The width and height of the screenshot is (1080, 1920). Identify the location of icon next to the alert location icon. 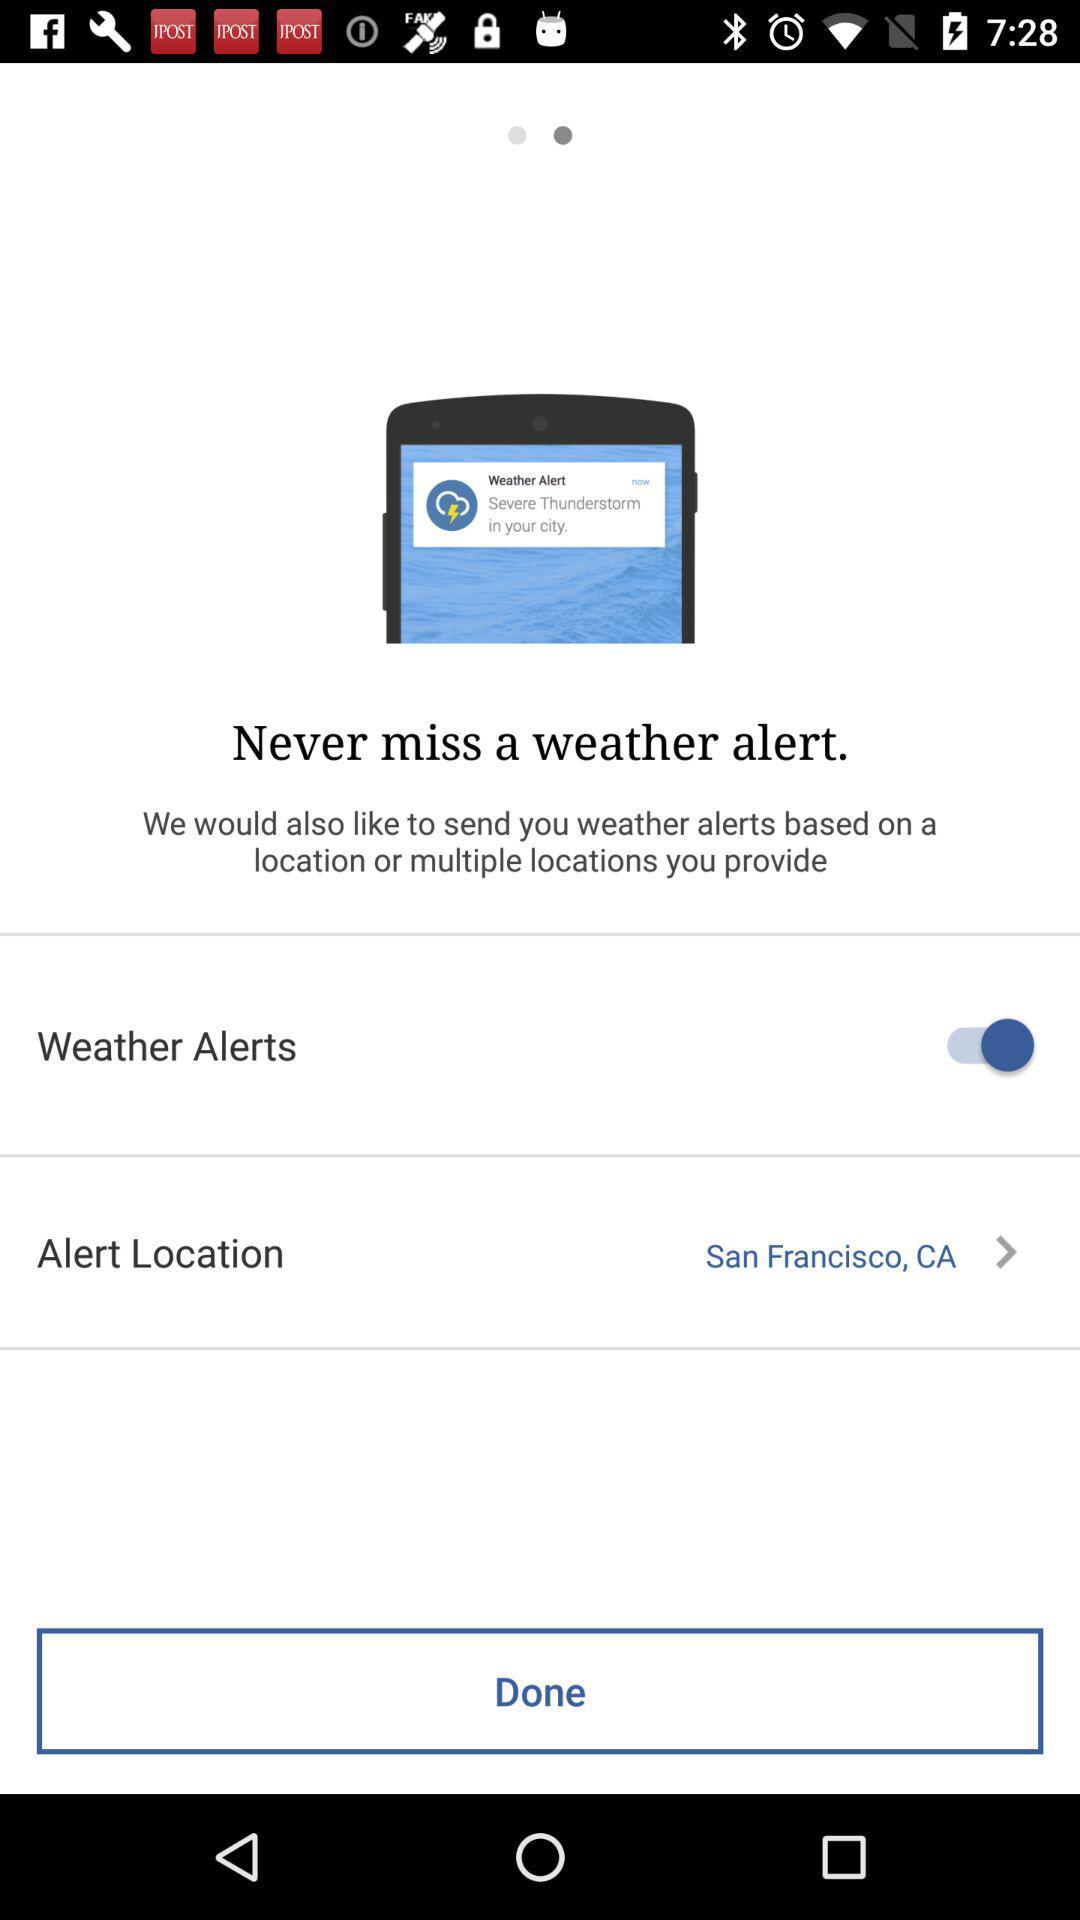
(860, 1254).